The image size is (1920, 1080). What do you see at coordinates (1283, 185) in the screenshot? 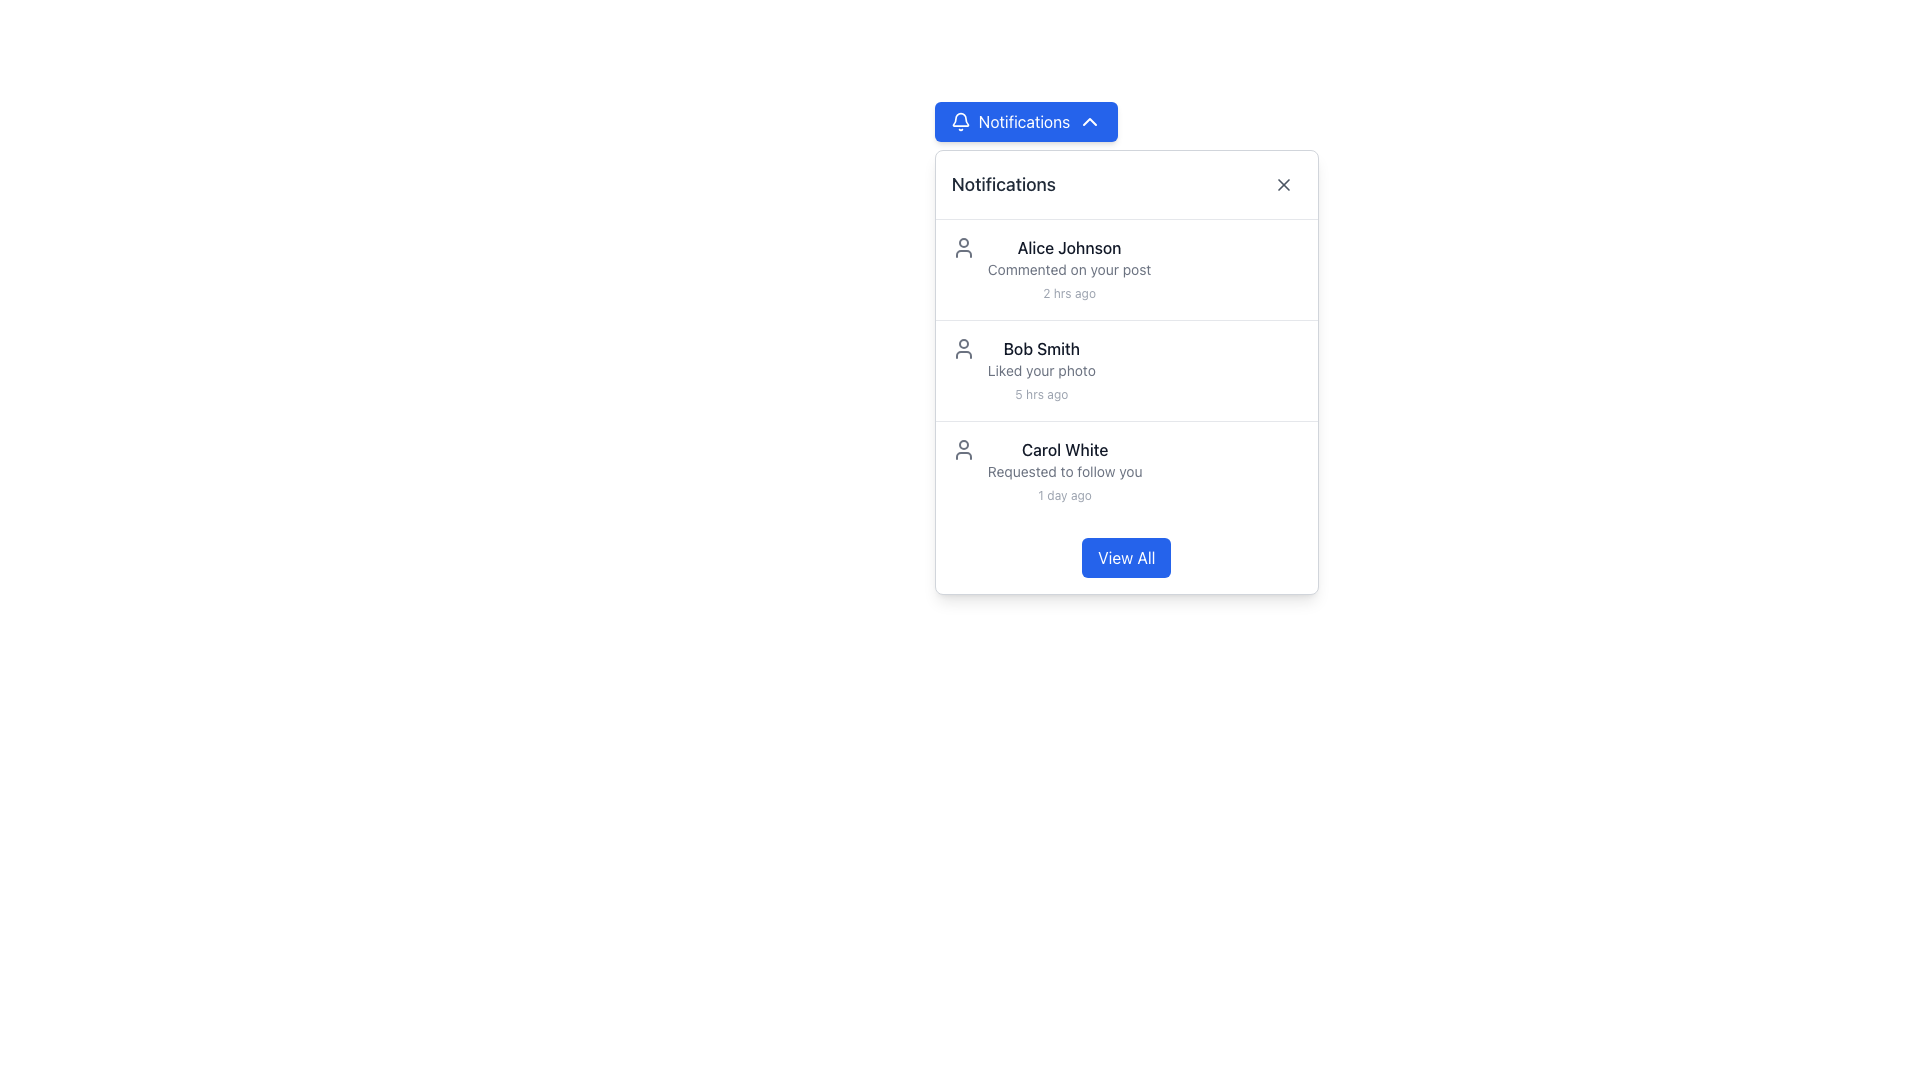
I see `the close or delete icon in the notification dropdown menu, located near the title 'Notifications'` at bounding box center [1283, 185].